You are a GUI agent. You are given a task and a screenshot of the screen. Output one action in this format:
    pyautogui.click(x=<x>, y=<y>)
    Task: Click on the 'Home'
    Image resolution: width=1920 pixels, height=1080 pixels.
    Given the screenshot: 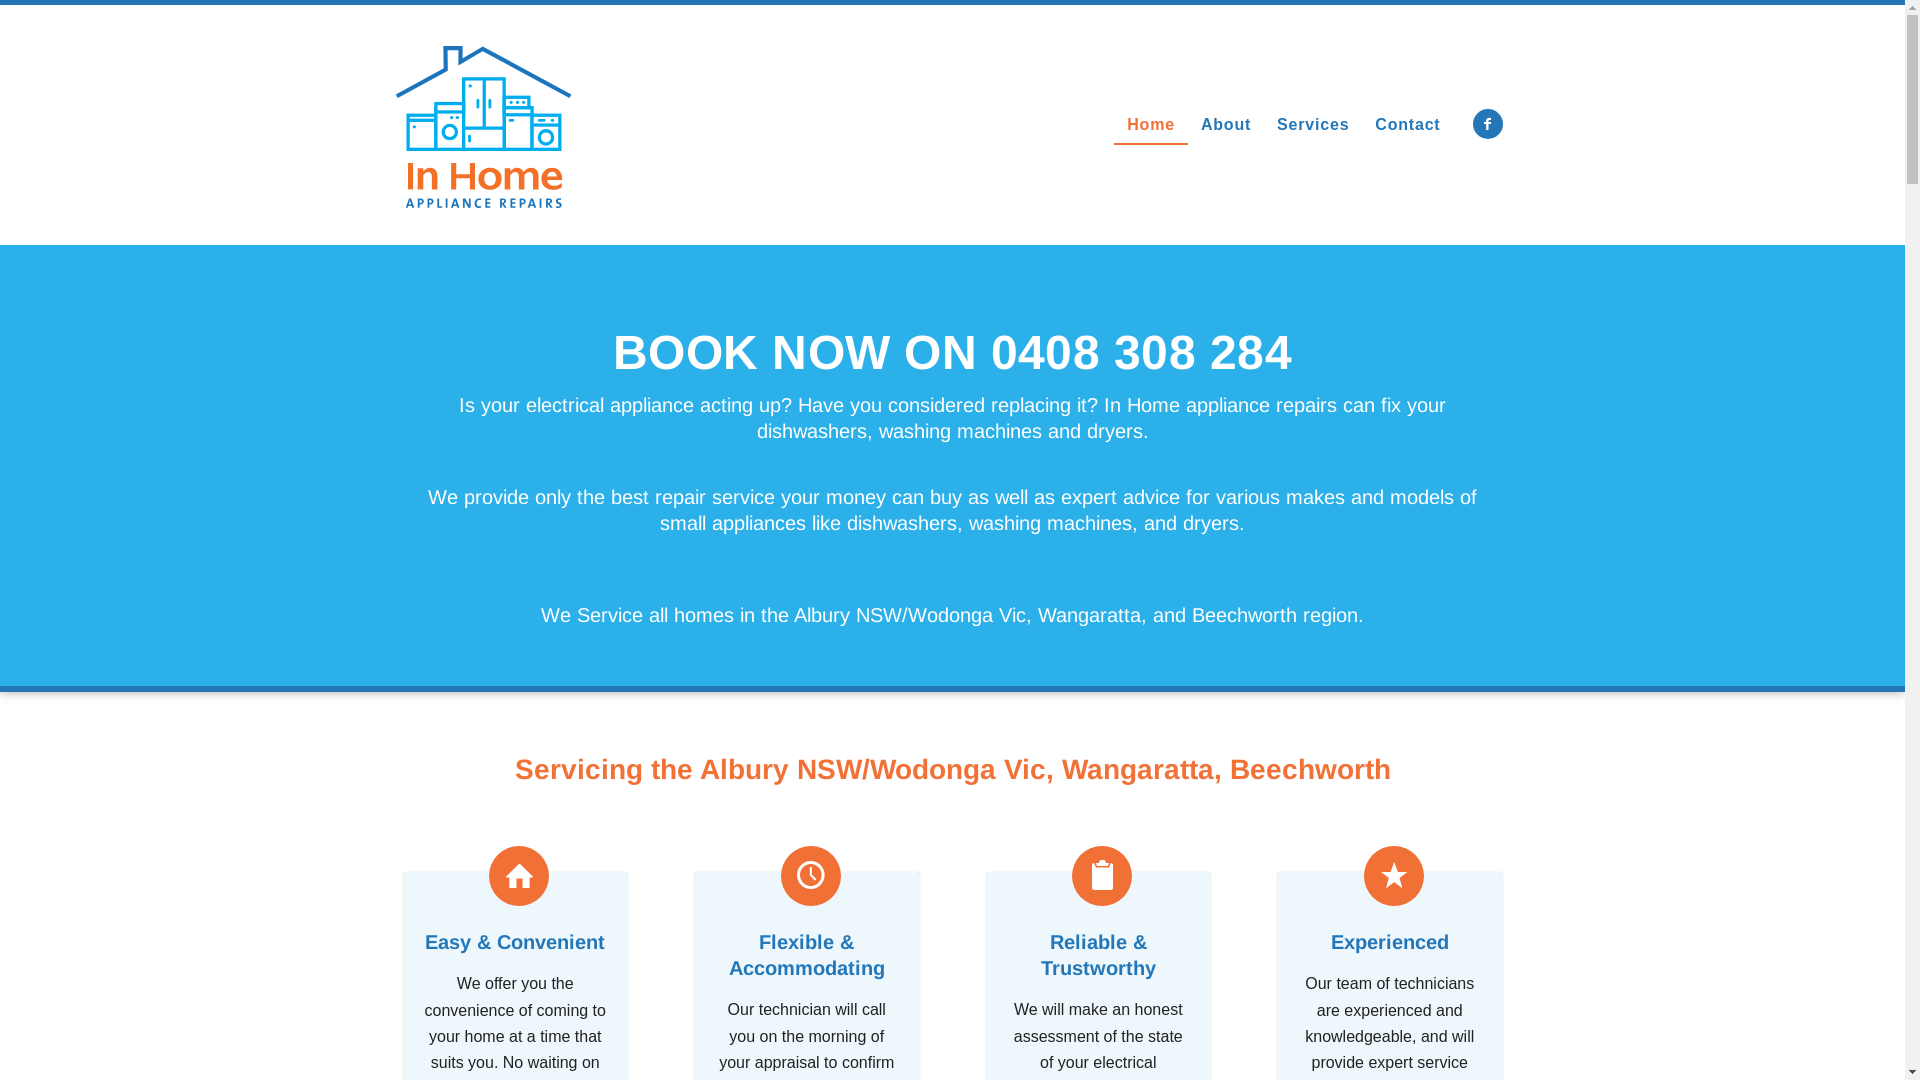 What is the action you would take?
    pyautogui.click(x=1151, y=124)
    